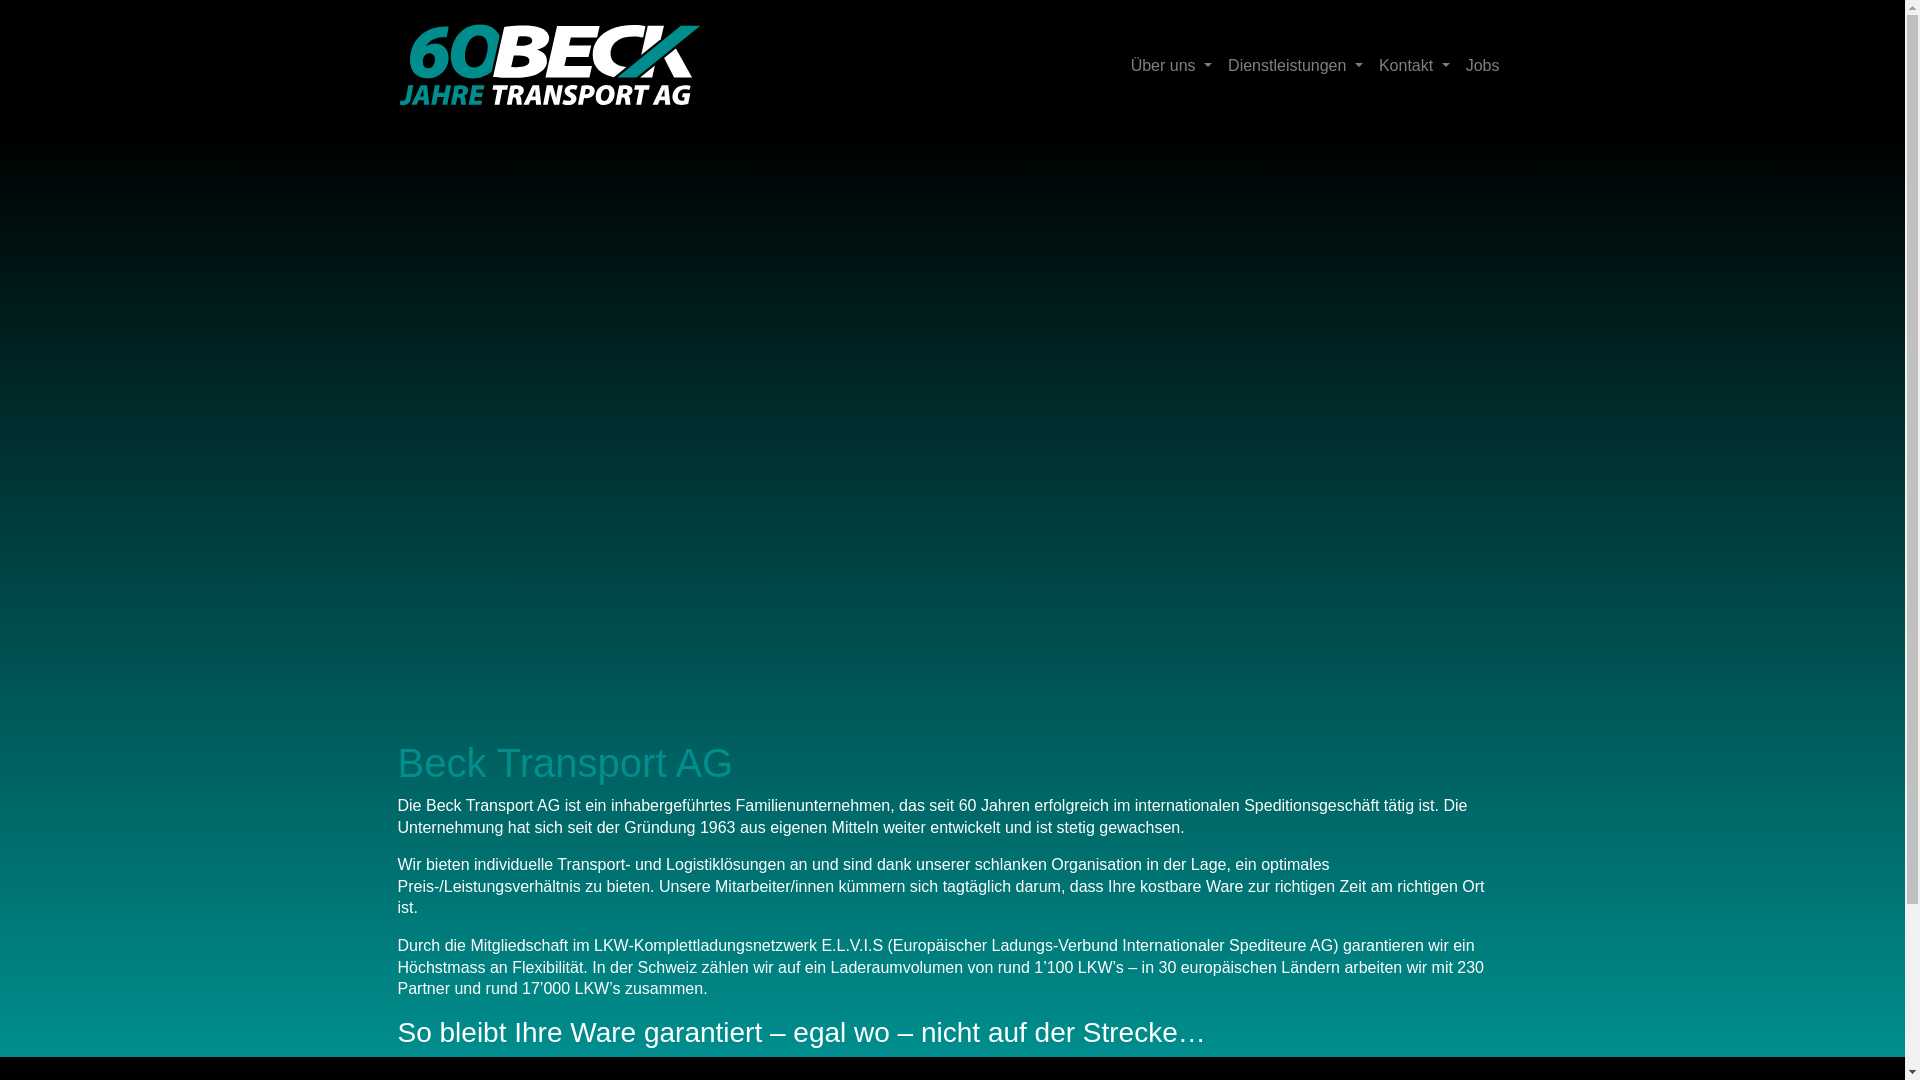  What do you see at coordinates (1295, 64) in the screenshot?
I see `'Dienstleistungen'` at bounding box center [1295, 64].